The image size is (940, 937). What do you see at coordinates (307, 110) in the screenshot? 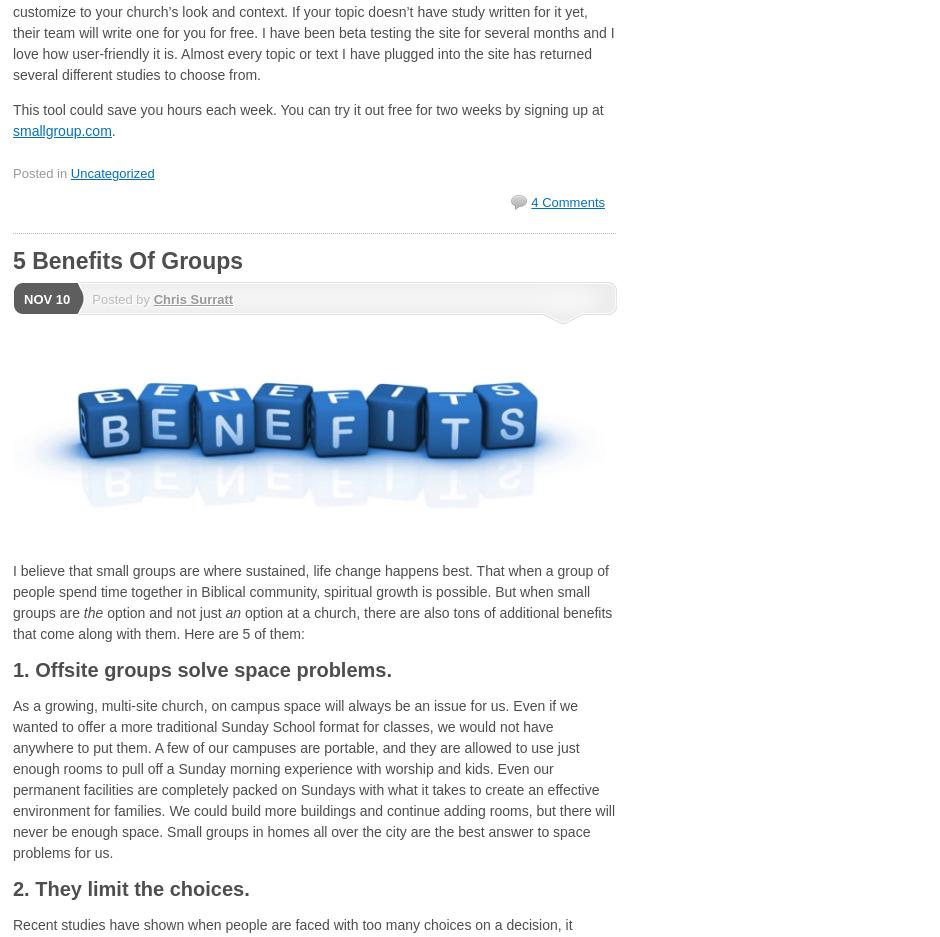
I see `'This tool could save you hours each week. You can try it out free for two weeks by signing up at'` at bounding box center [307, 110].